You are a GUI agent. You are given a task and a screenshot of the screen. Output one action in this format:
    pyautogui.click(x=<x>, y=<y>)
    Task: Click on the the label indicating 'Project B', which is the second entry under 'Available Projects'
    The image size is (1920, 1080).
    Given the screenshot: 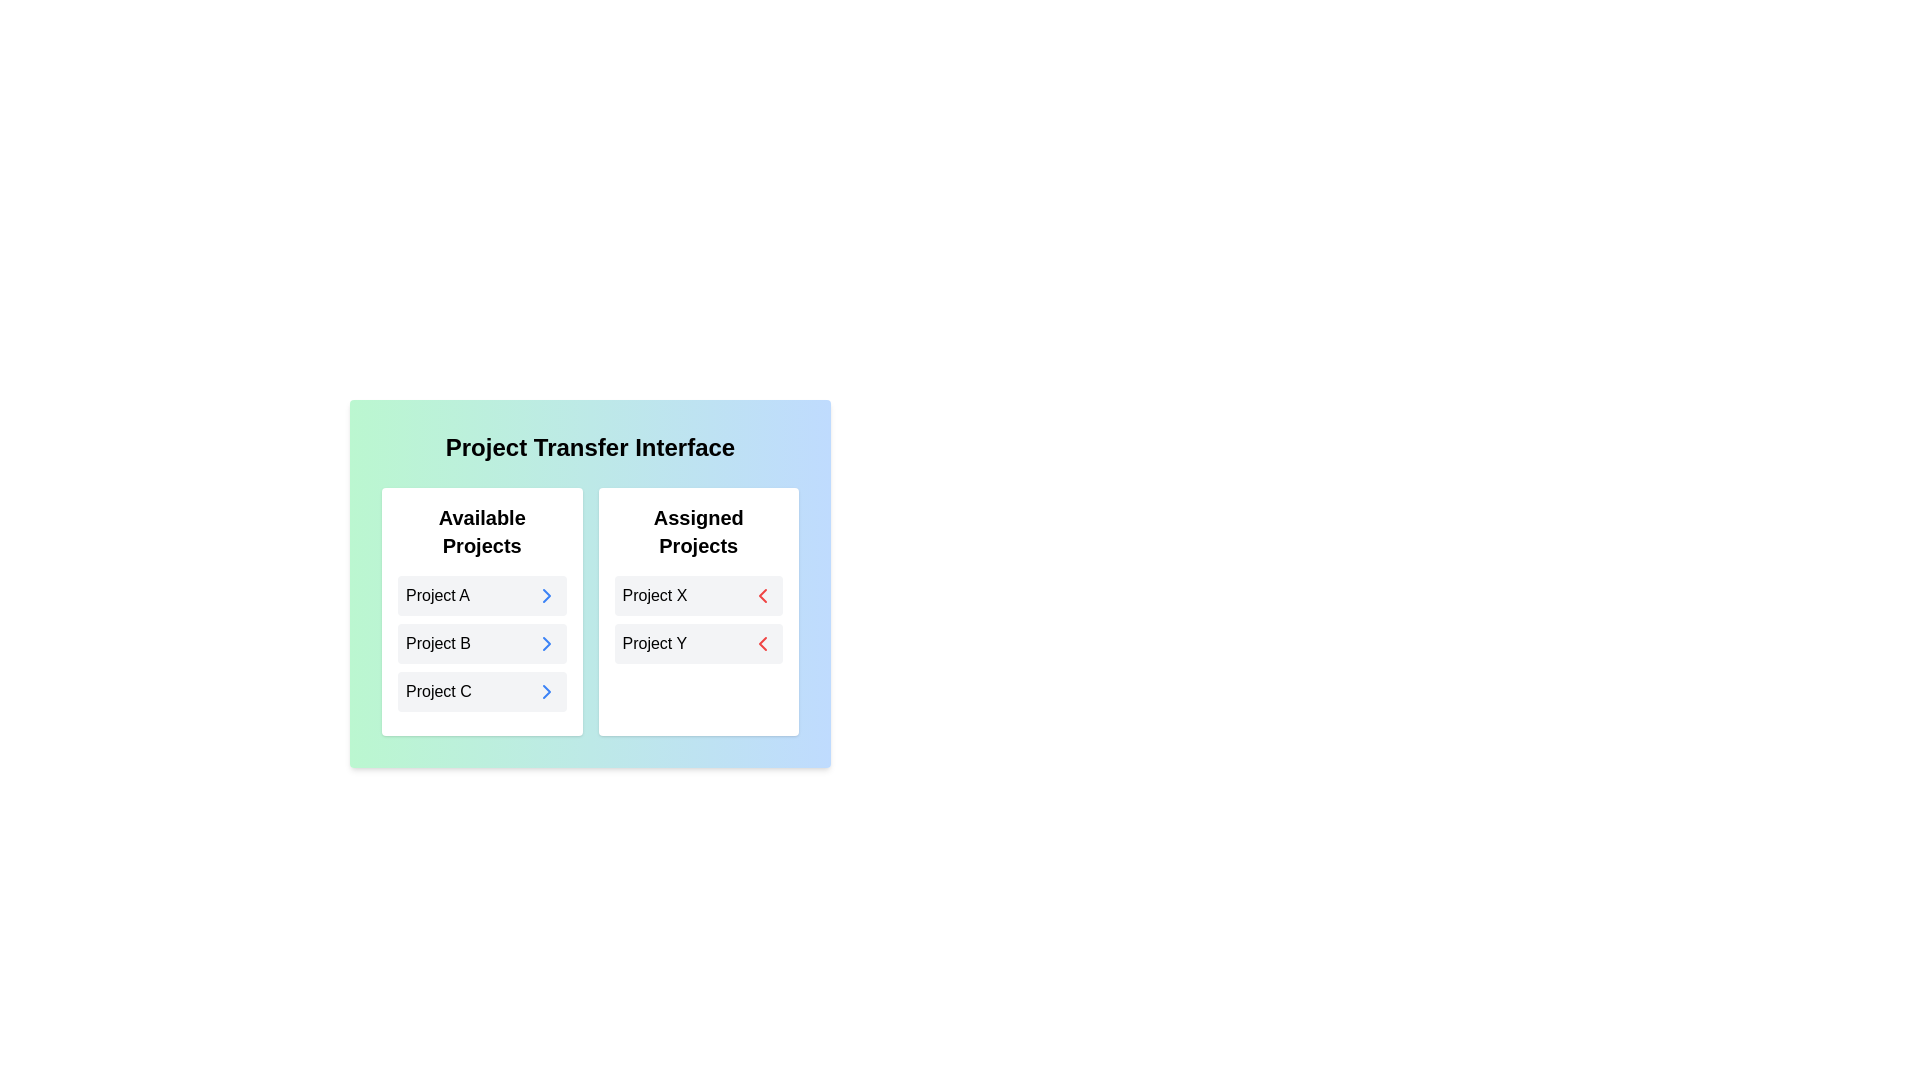 What is the action you would take?
    pyautogui.click(x=437, y=644)
    